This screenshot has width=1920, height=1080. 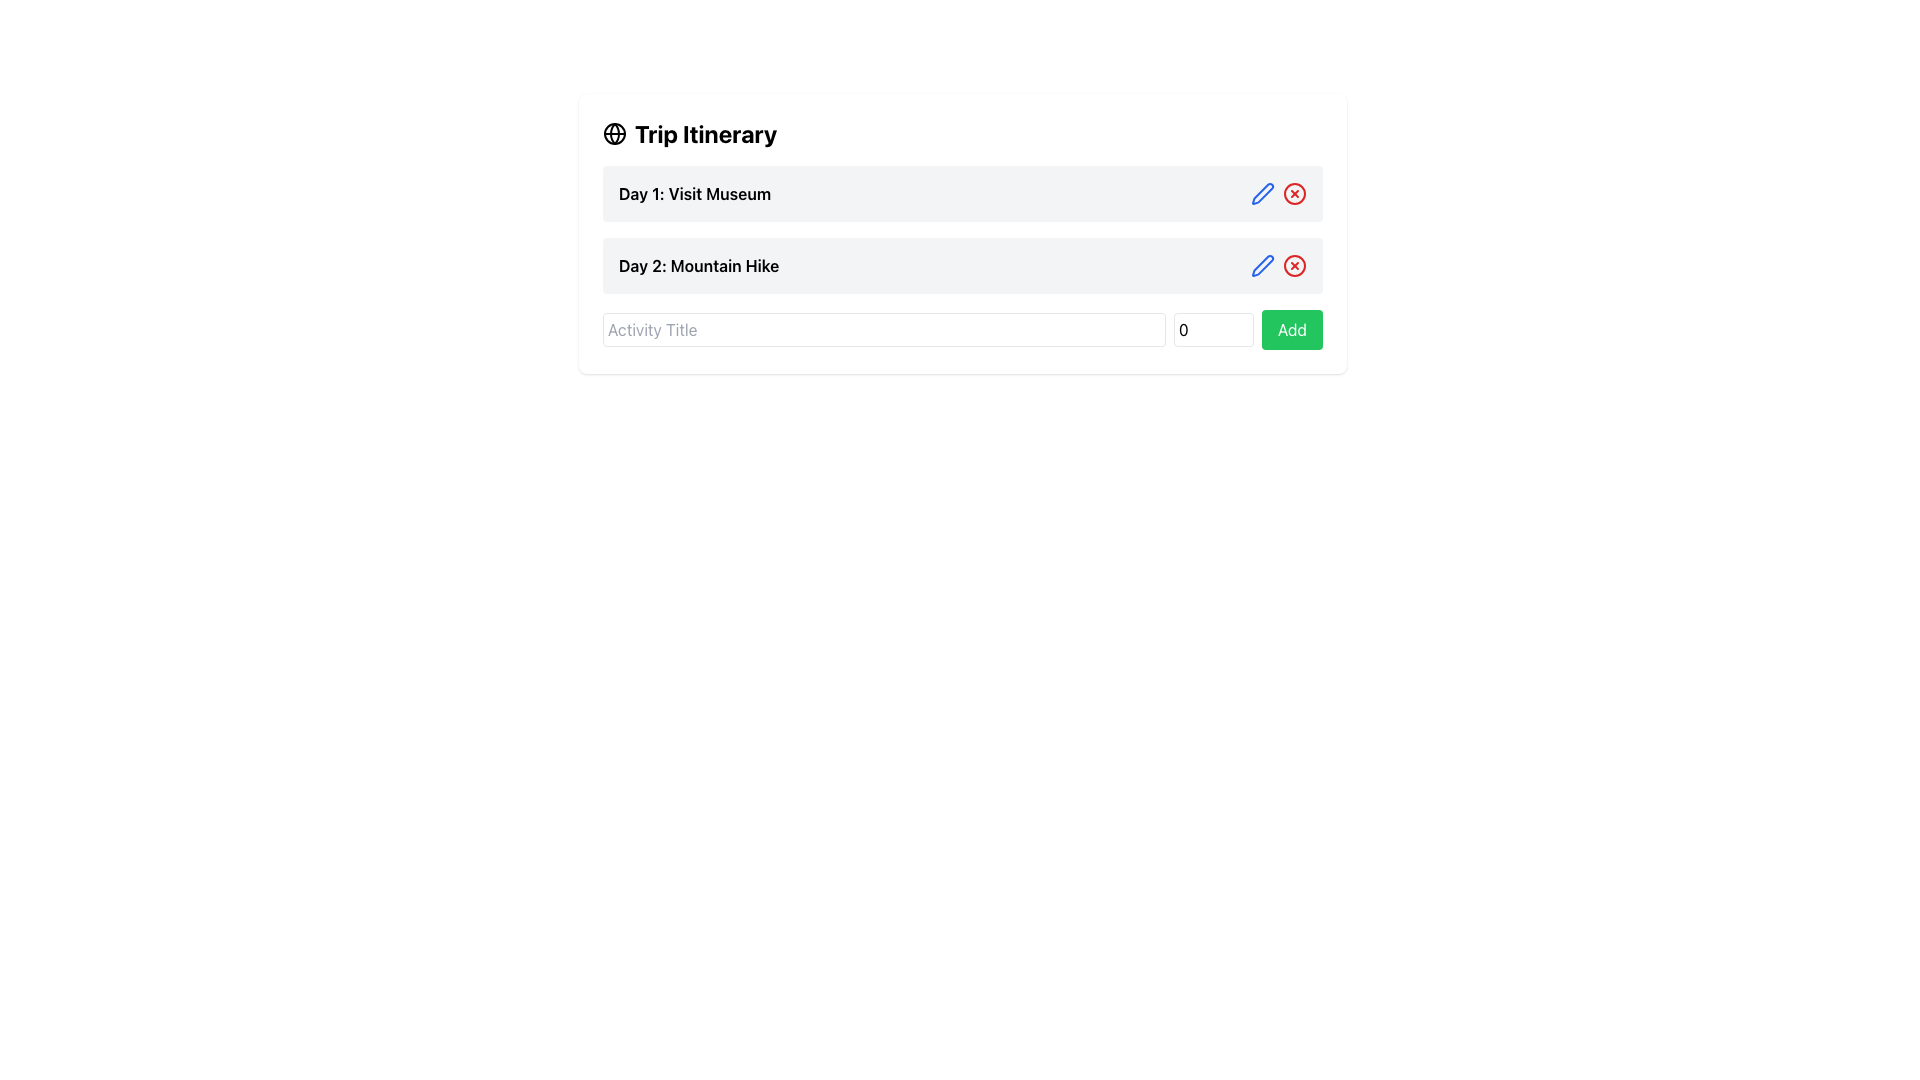 What do you see at coordinates (613, 134) in the screenshot?
I see `the globe-shaped icon located in the top left corner of the header section labeled 'Trip Itinerary'` at bounding box center [613, 134].